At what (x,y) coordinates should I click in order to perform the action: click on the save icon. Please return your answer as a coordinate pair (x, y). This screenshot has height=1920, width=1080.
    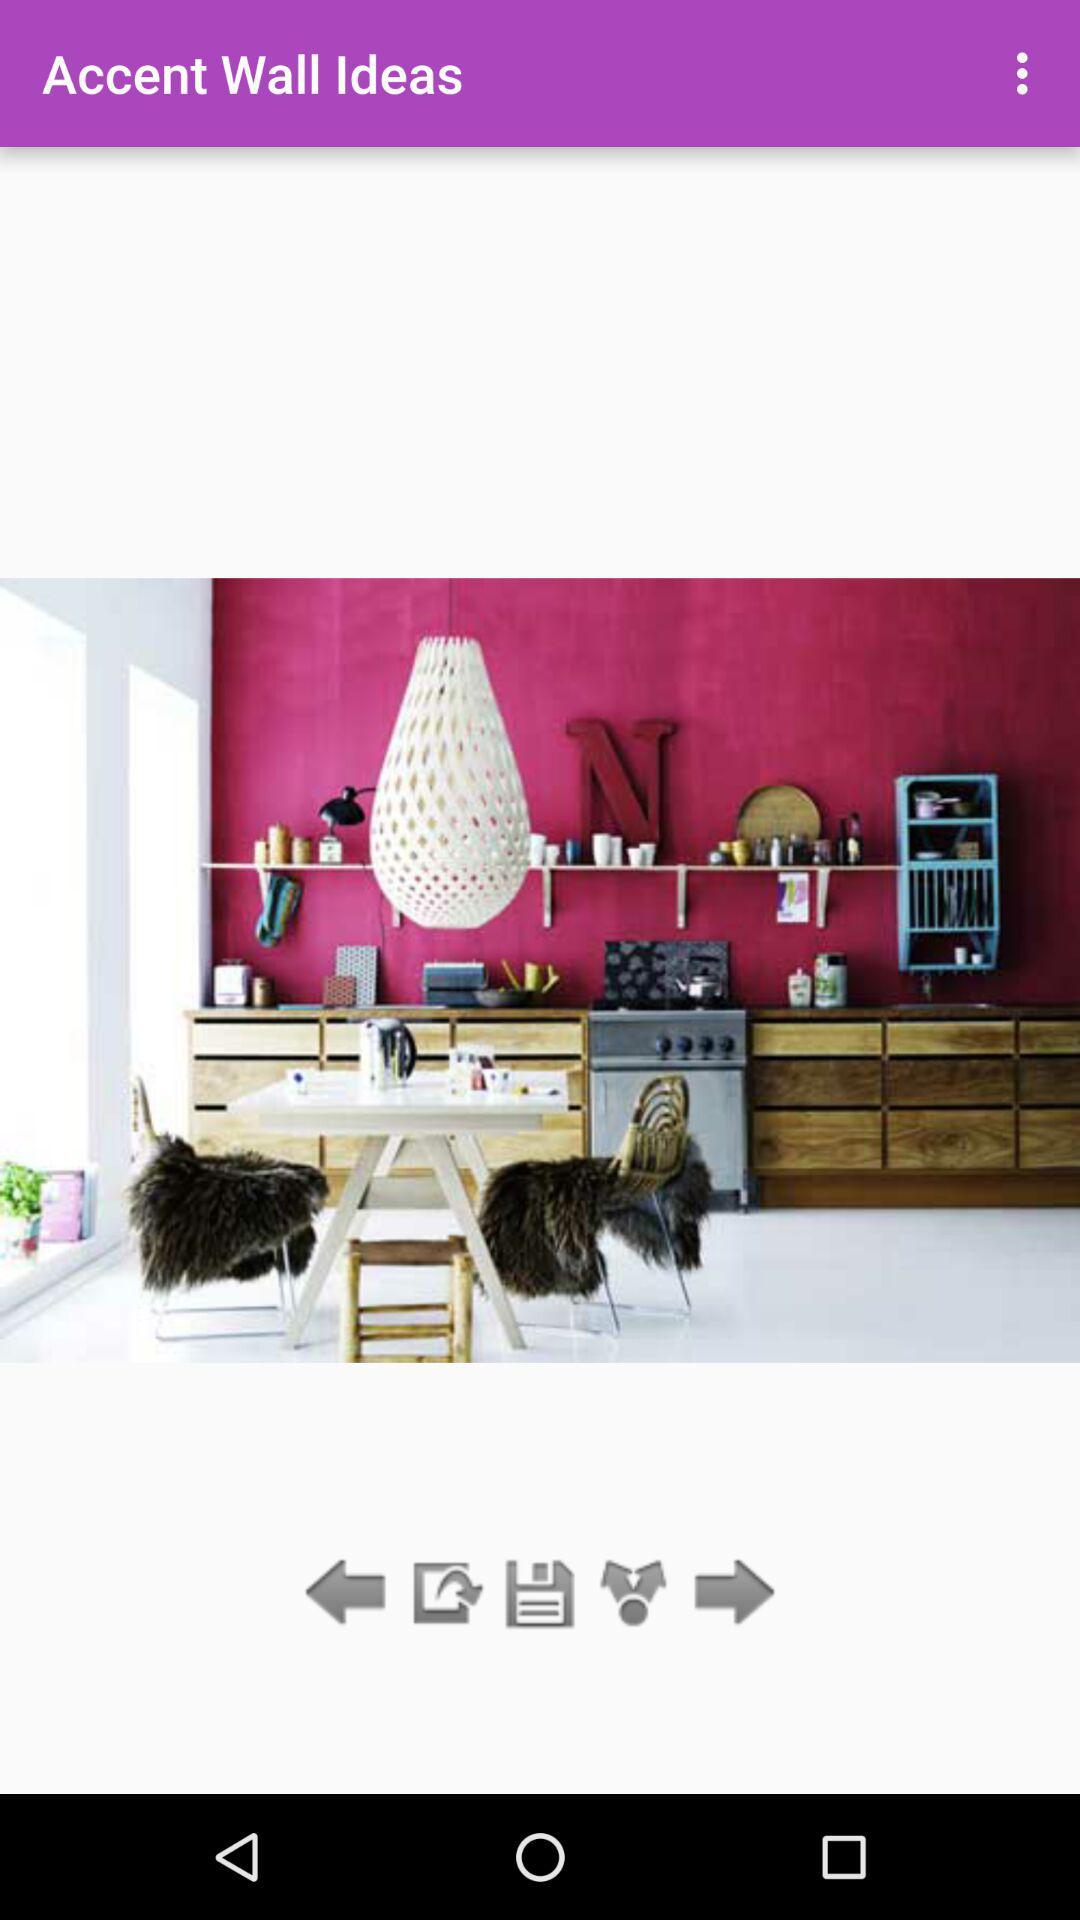
    Looking at the image, I should click on (540, 1593).